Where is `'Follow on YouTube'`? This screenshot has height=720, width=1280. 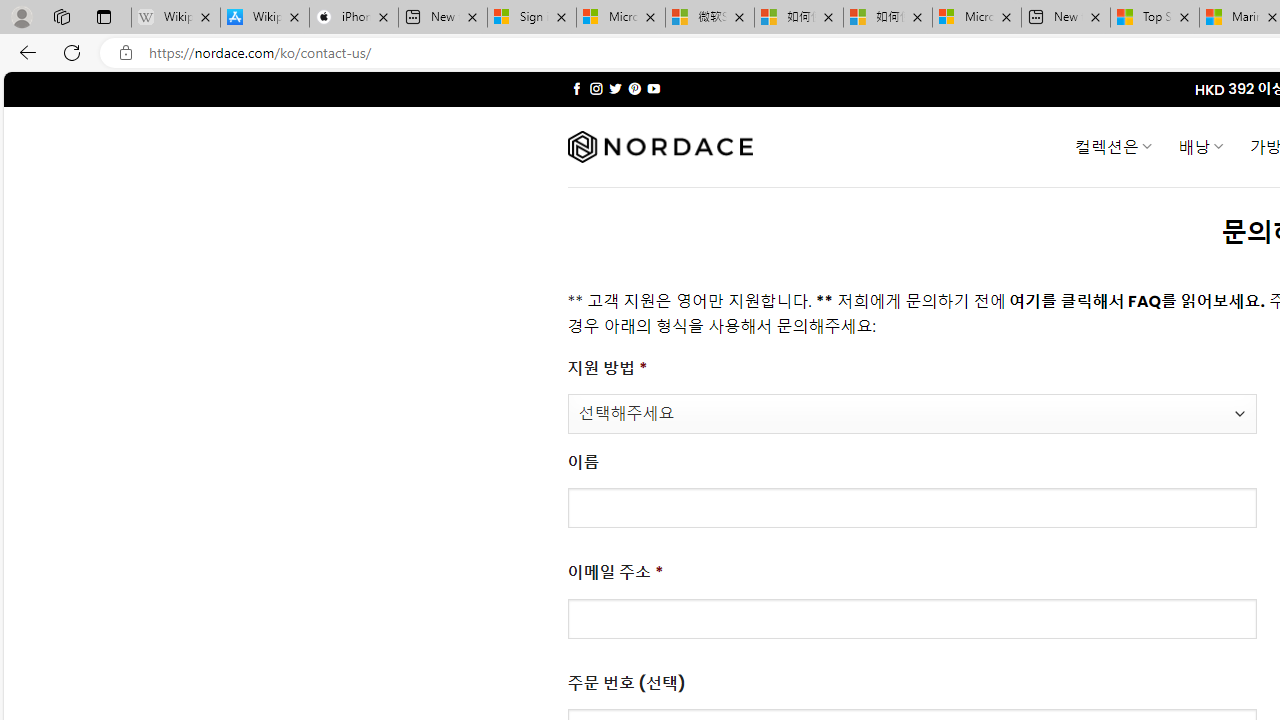 'Follow on YouTube' is located at coordinates (653, 88).